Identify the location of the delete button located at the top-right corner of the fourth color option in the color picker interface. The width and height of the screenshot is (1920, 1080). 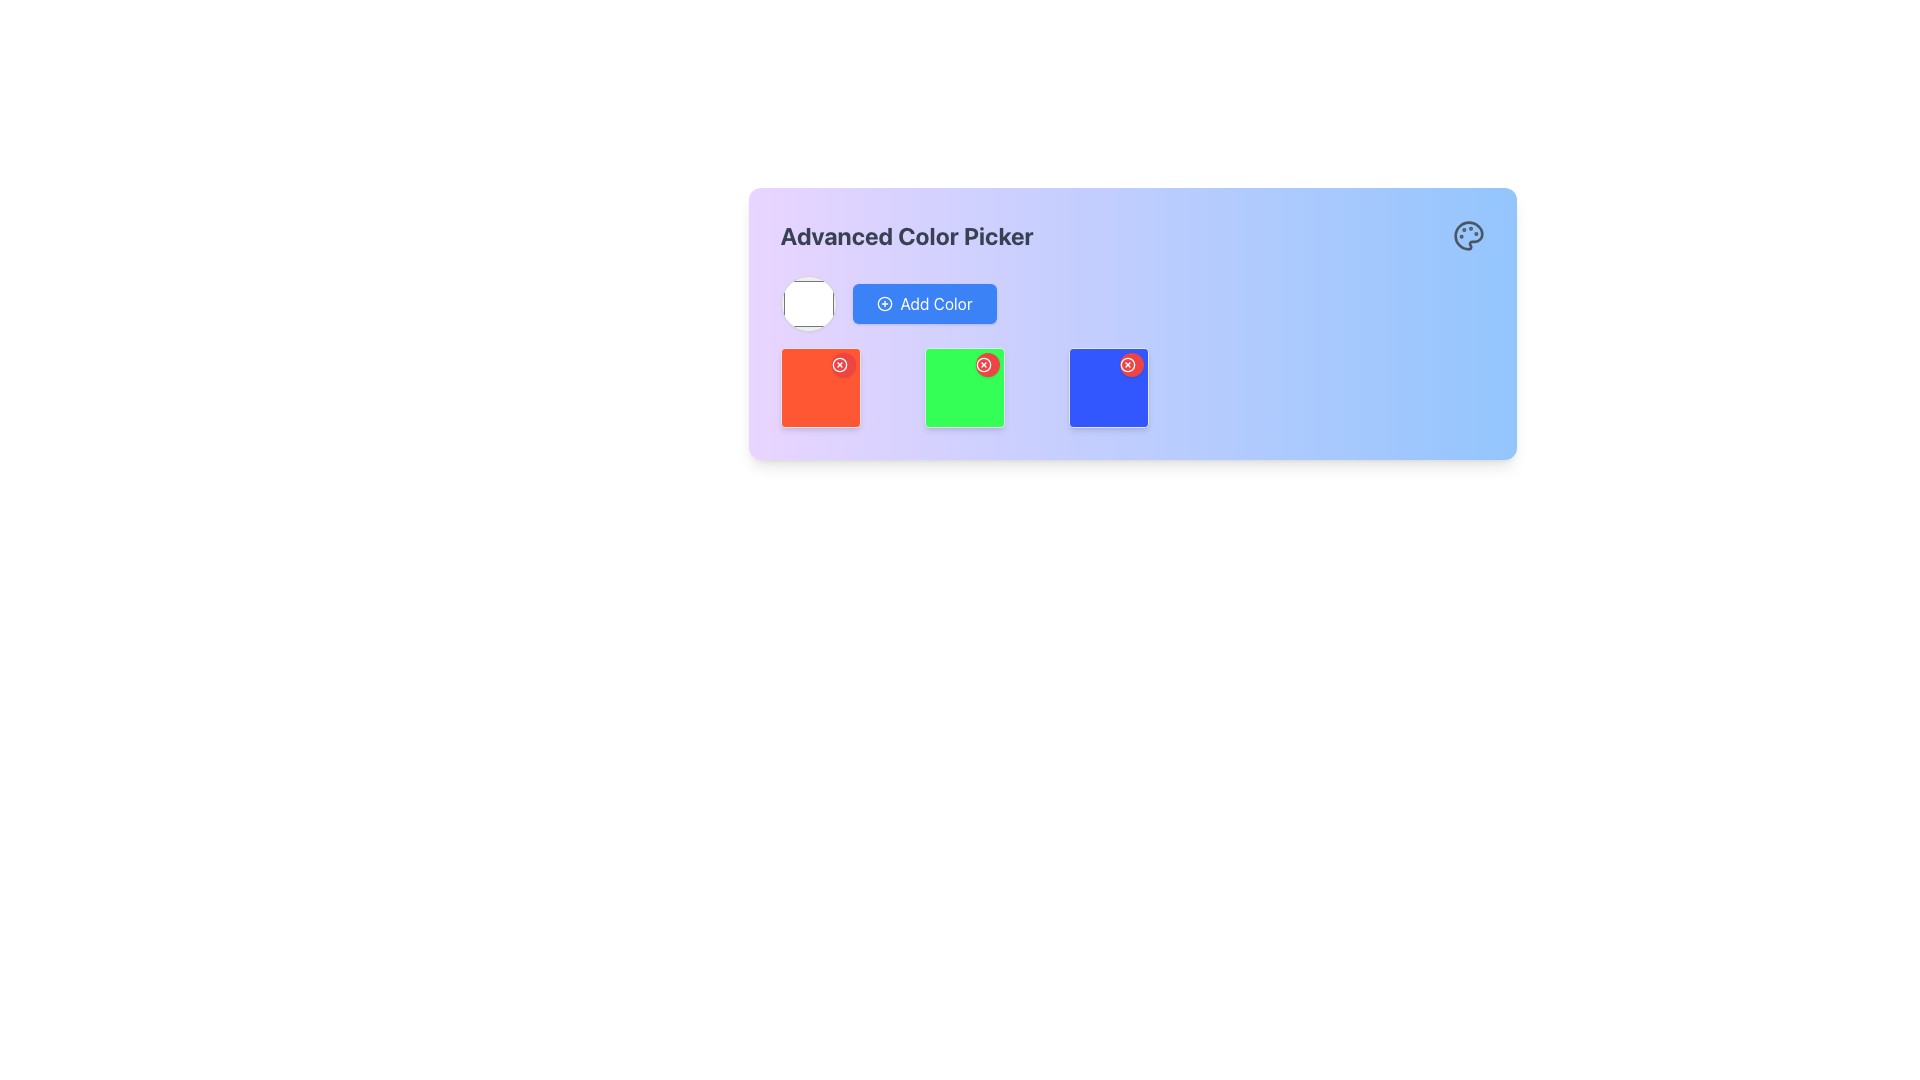
(1107, 388).